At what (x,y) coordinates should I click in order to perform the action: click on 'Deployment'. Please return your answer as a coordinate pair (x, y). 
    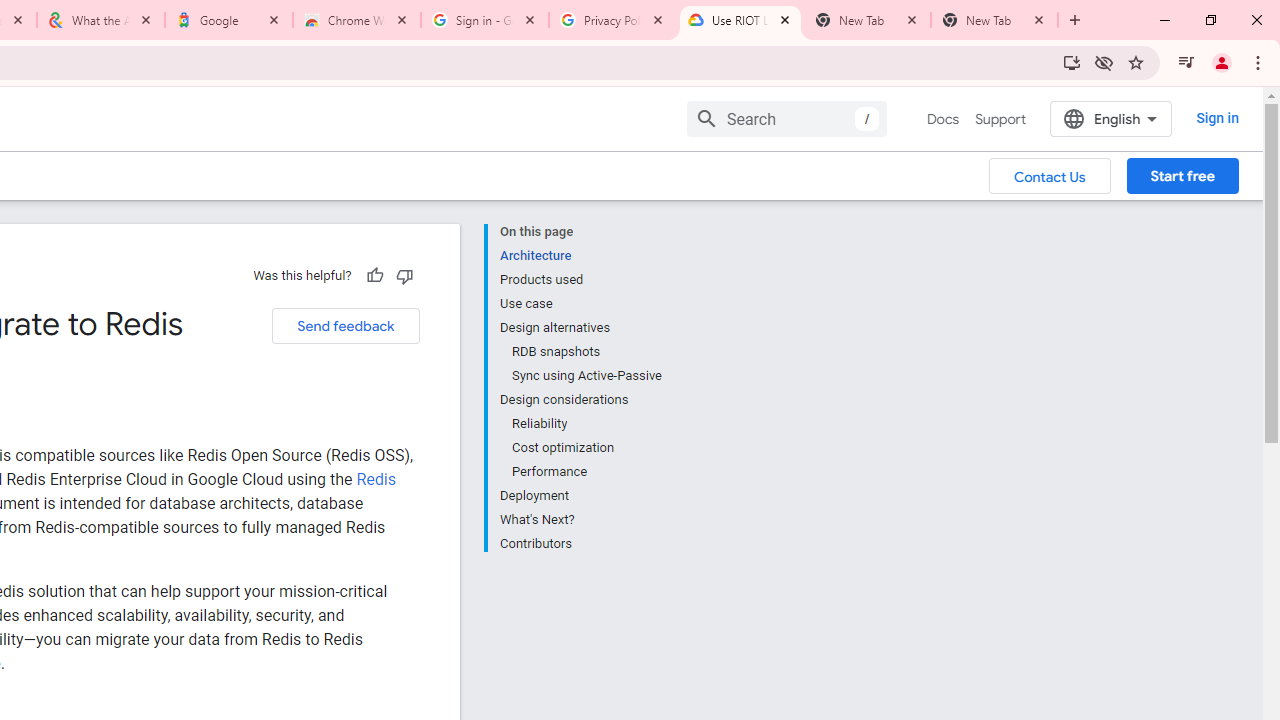
    Looking at the image, I should click on (579, 495).